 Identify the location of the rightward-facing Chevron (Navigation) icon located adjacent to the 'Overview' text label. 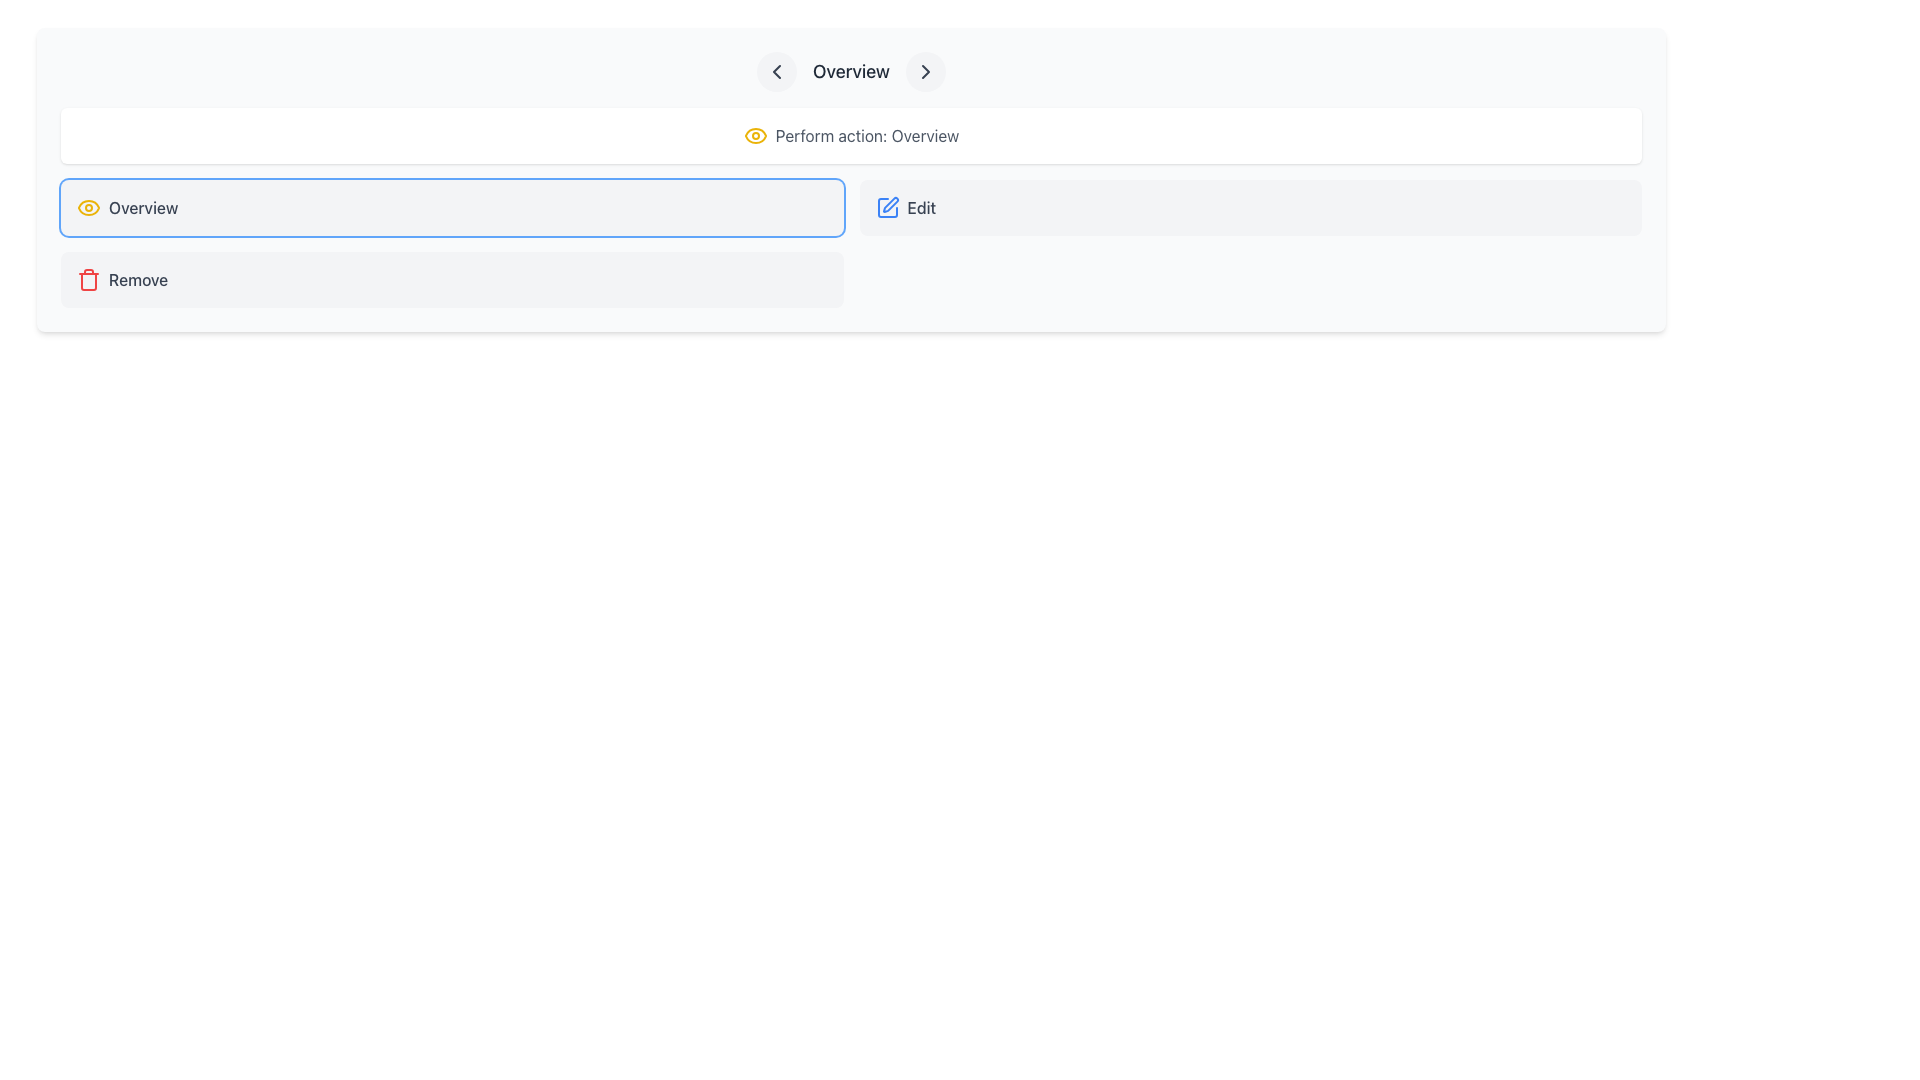
(925, 71).